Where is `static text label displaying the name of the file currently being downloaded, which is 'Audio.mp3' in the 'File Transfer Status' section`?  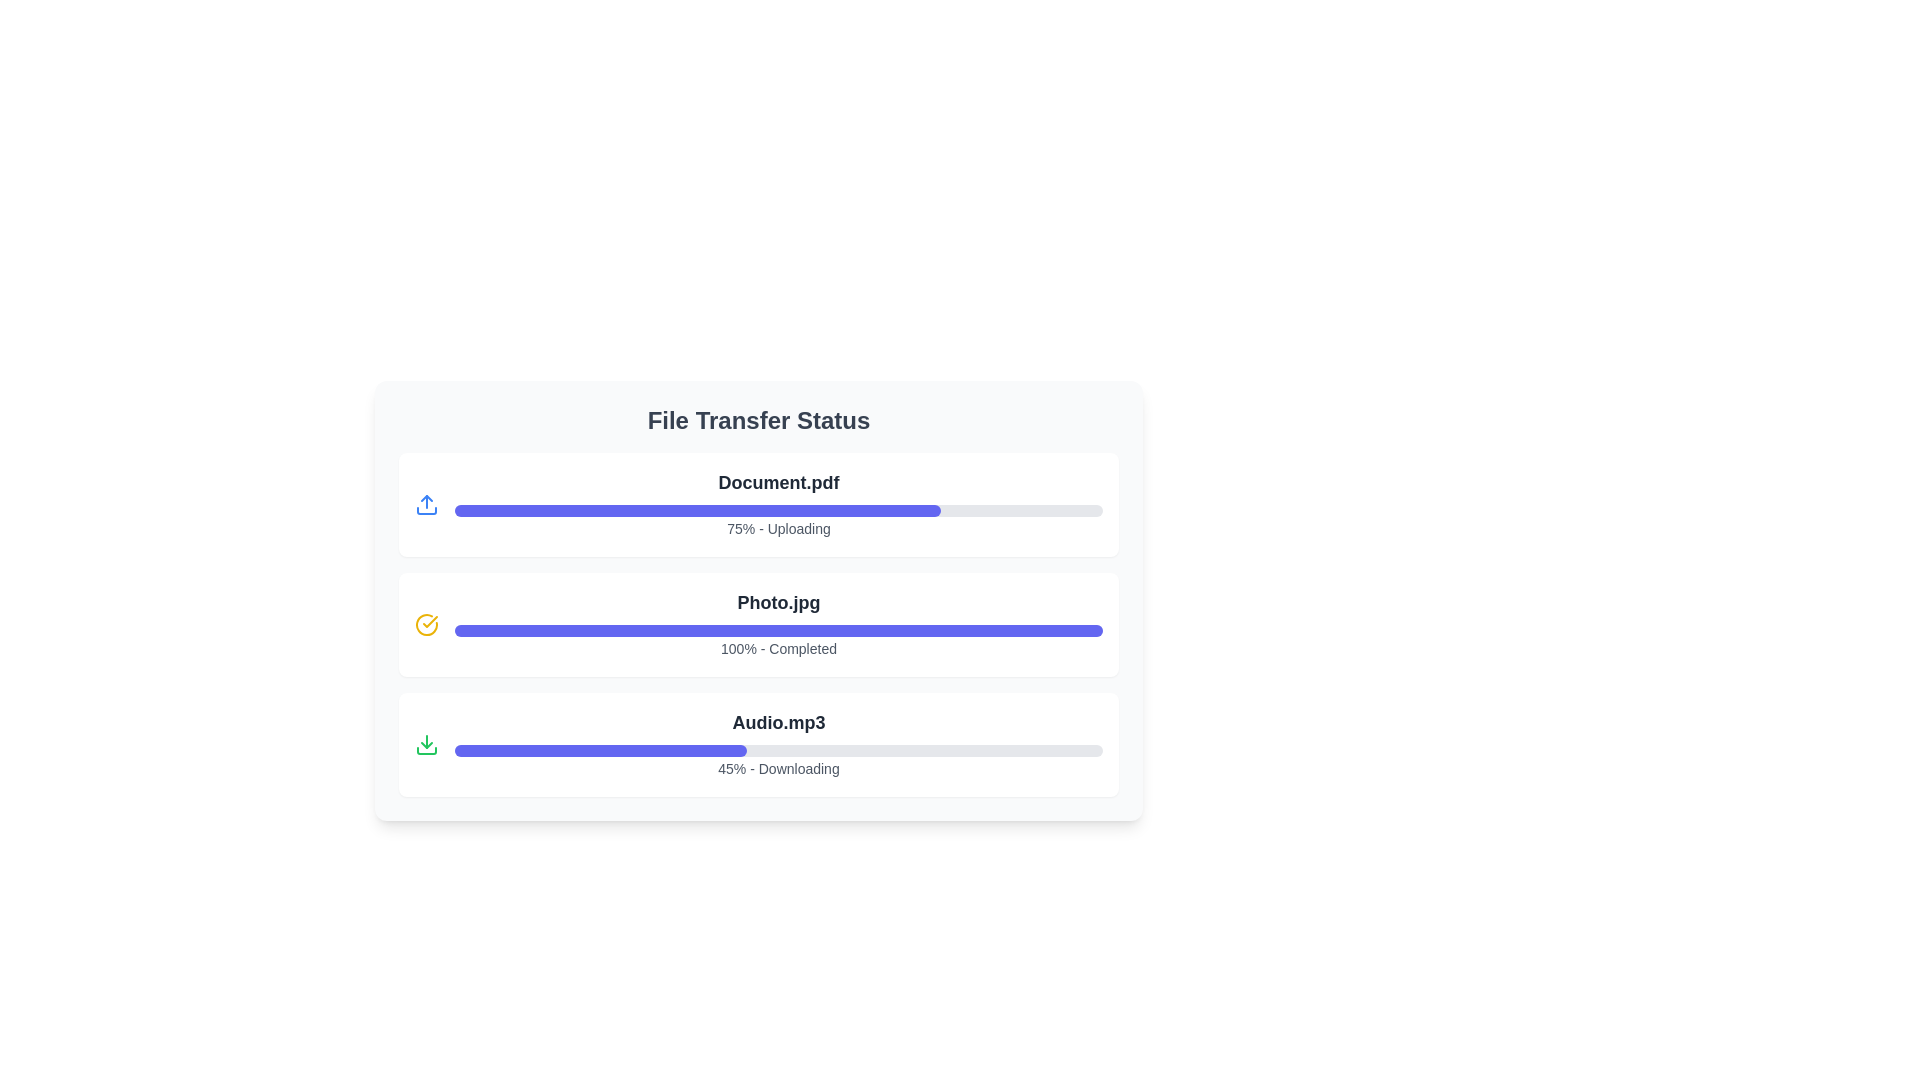
static text label displaying the name of the file currently being downloaded, which is 'Audio.mp3' in the 'File Transfer Status' section is located at coordinates (777, 722).